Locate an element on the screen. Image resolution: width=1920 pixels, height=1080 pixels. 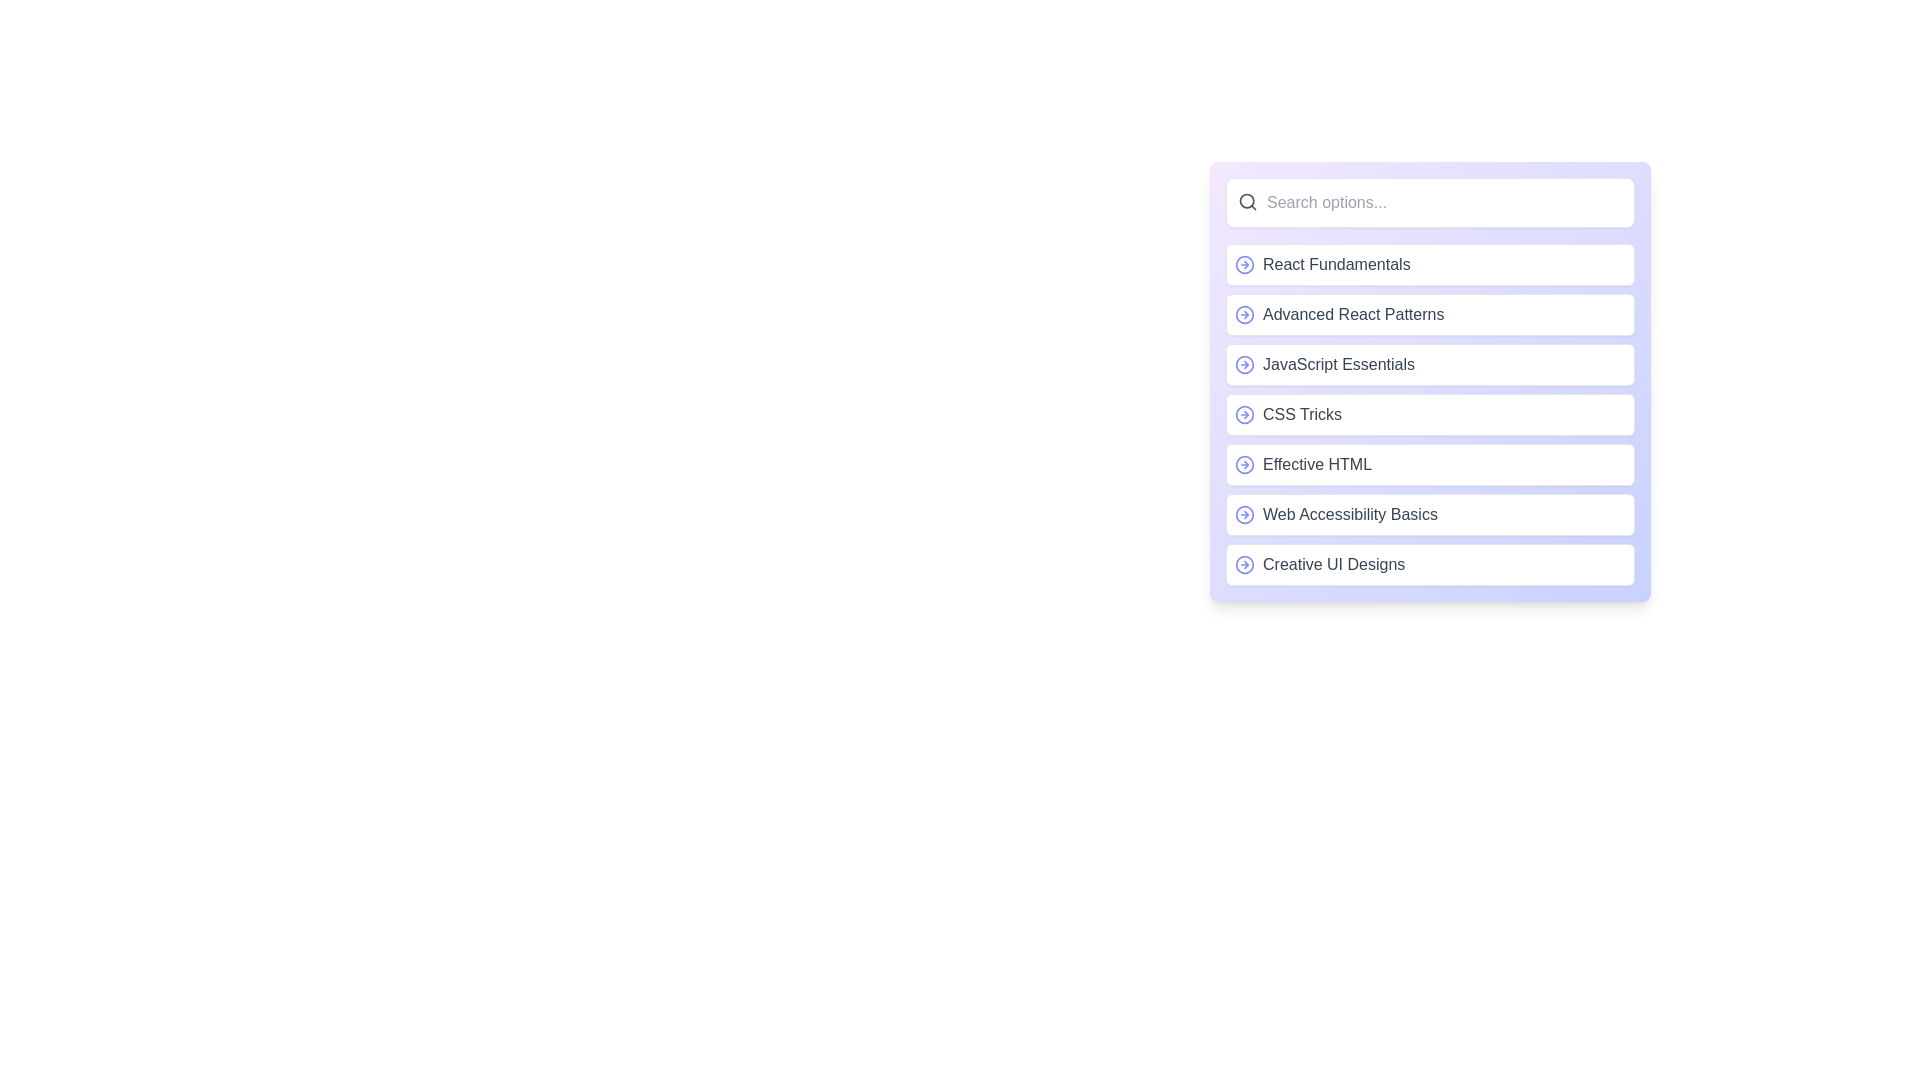
the Circle element which is part of the SVG graphic icon for the 'Creative UI Designs' list item, located to the left of the text label is located at coordinates (1243, 564).